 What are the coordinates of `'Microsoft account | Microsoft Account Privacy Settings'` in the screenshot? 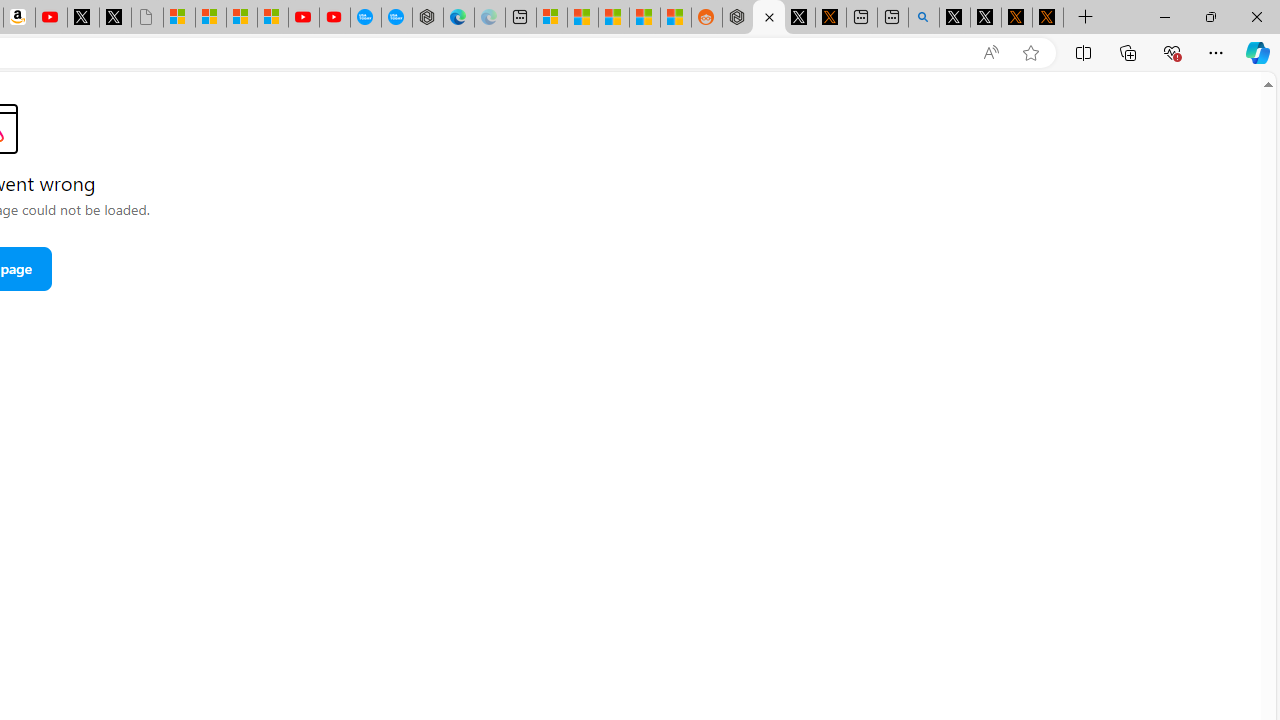 It's located at (551, 17).